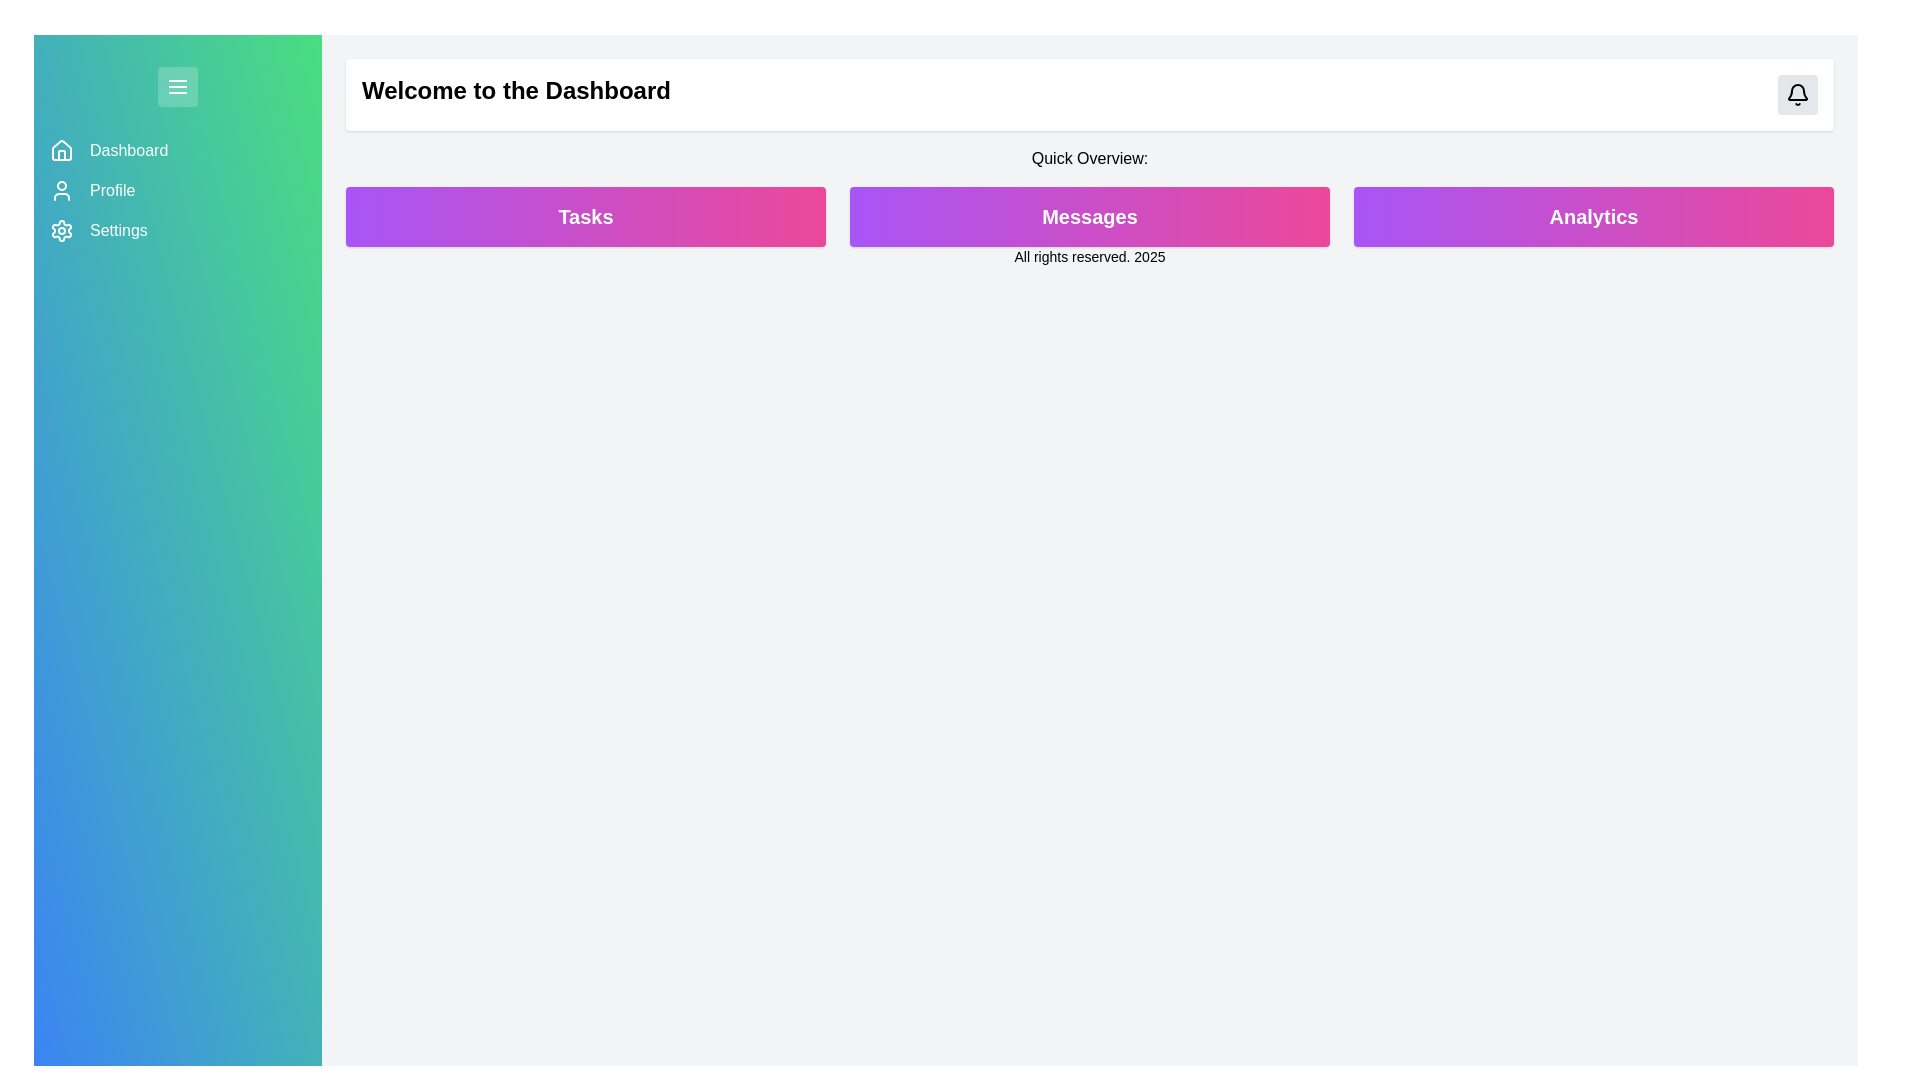 The width and height of the screenshot is (1920, 1080). What do you see at coordinates (62, 149) in the screenshot?
I see `the house icon` at bounding box center [62, 149].